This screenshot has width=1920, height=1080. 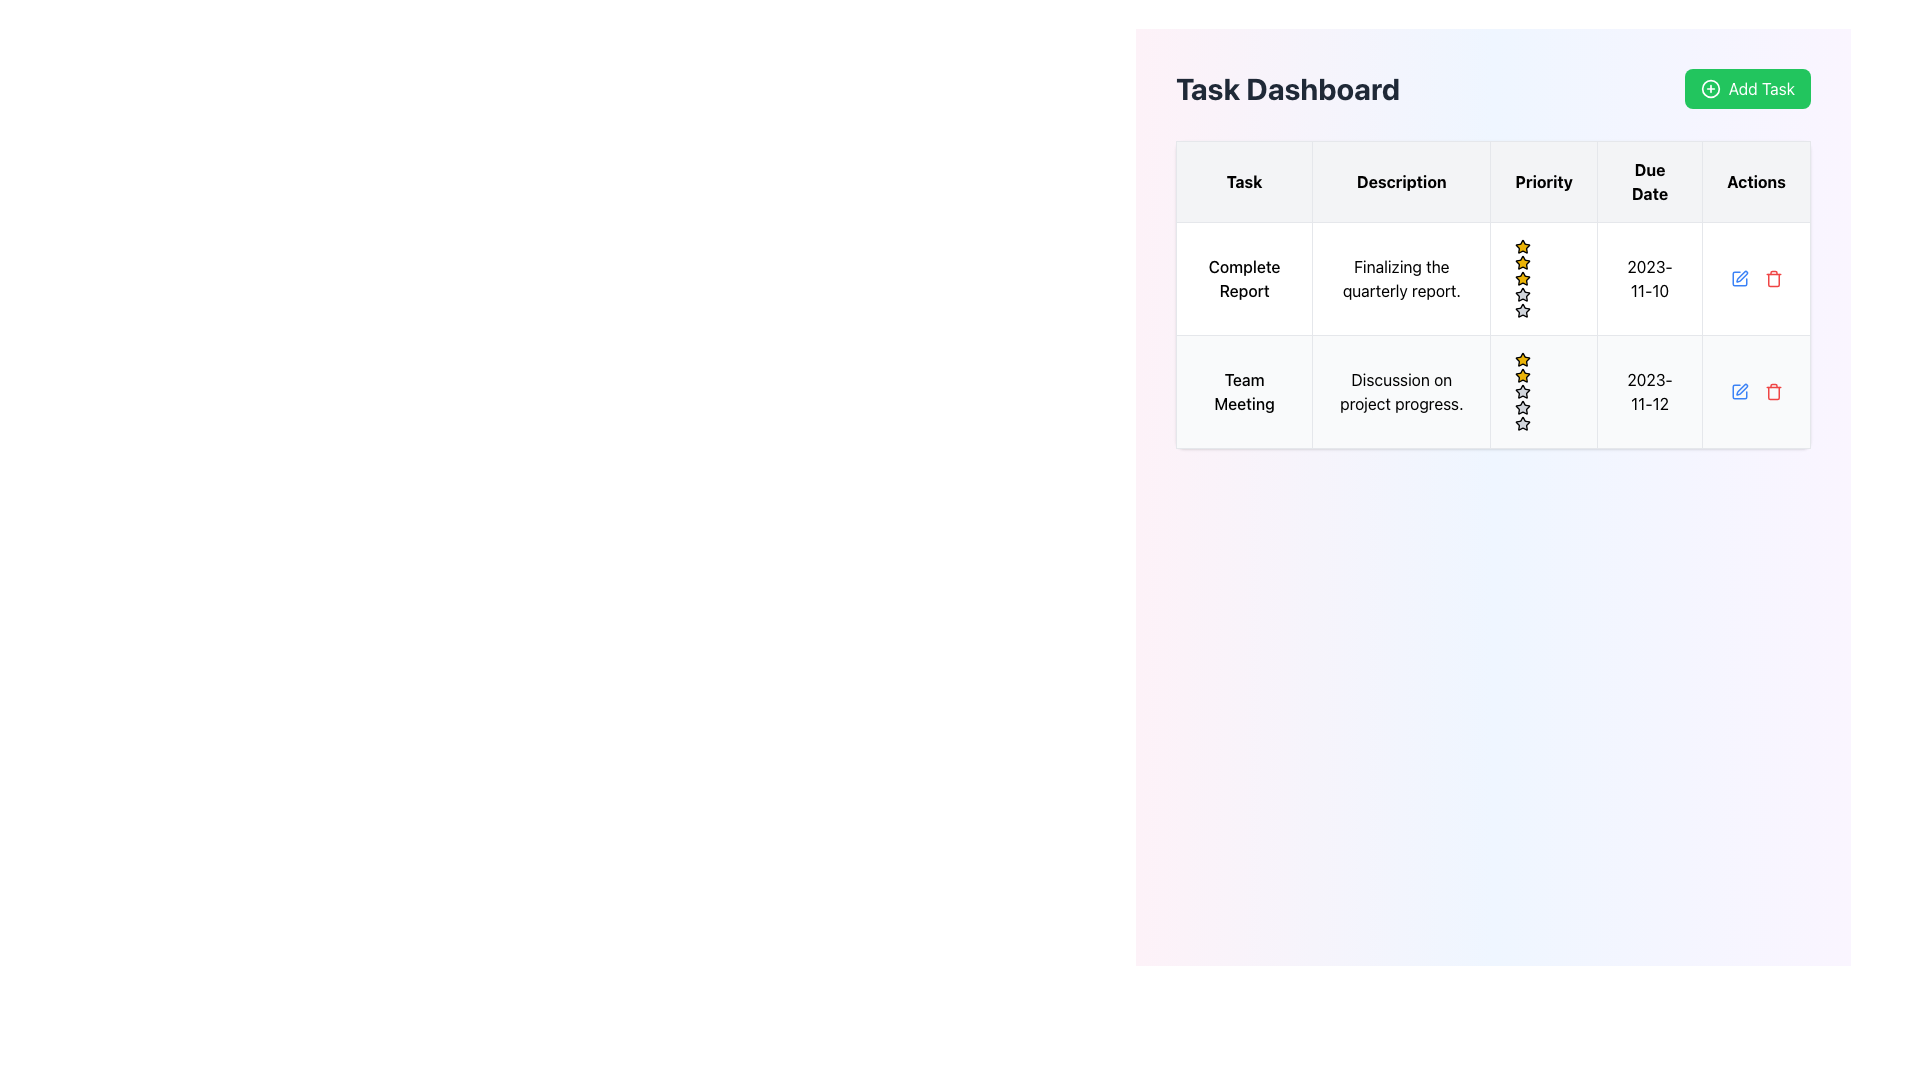 What do you see at coordinates (1522, 375) in the screenshot?
I see `the visual state of the star icon element indicating priority for the 'Team Meeting' task entry in the 'Priority' column of the 'Task Dashboard'` at bounding box center [1522, 375].